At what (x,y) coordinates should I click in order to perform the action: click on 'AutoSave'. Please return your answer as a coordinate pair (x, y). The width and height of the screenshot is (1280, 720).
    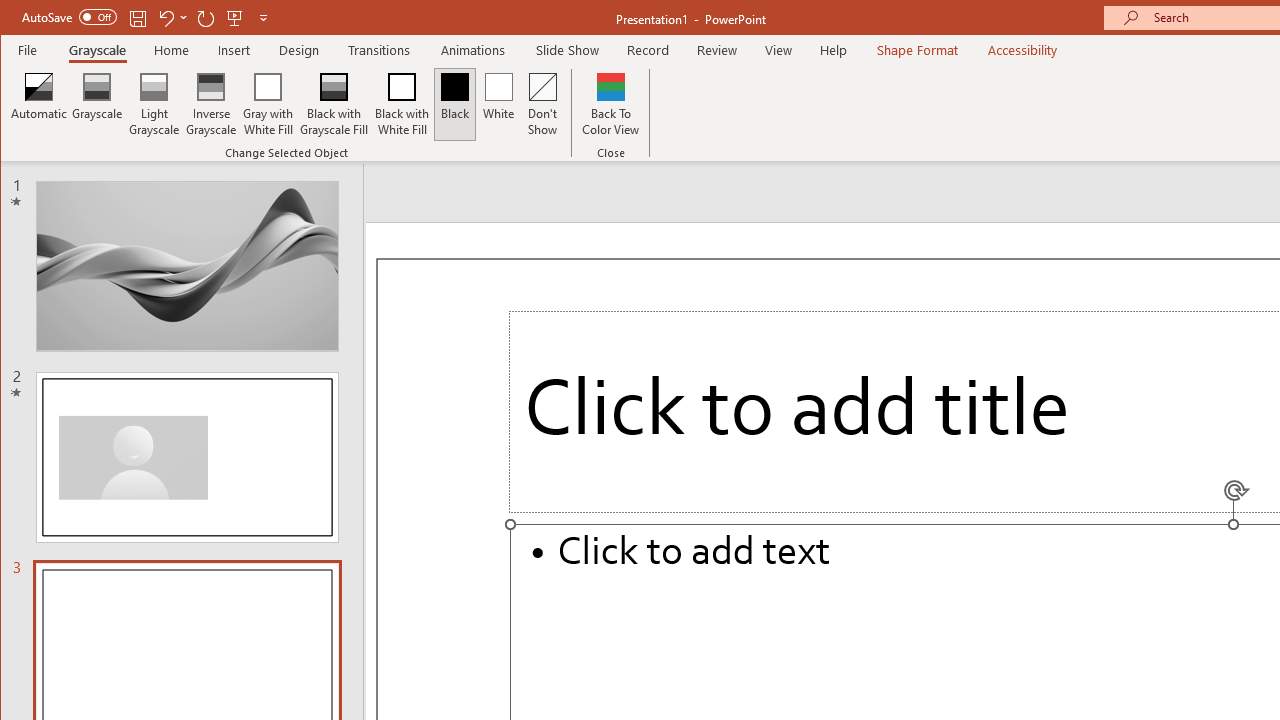
    Looking at the image, I should click on (69, 17).